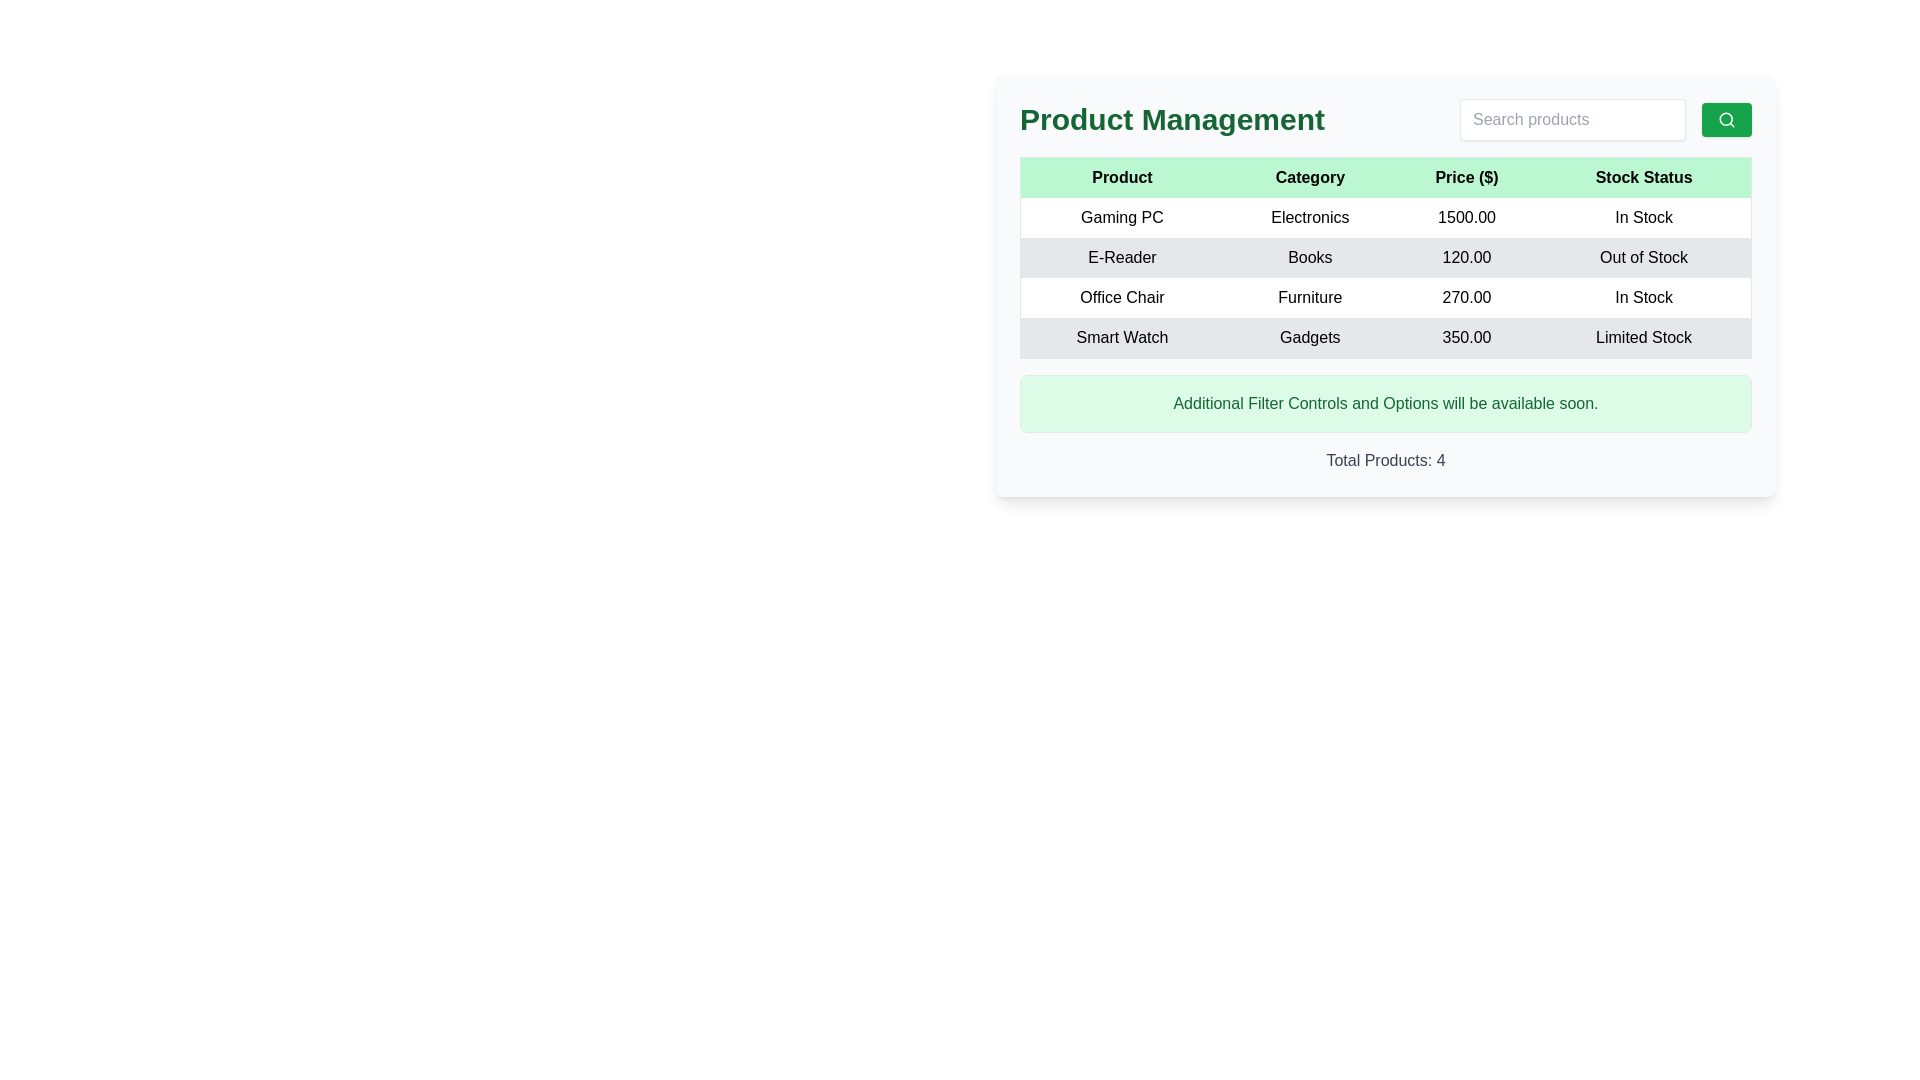 The width and height of the screenshot is (1920, 1080). What do you see at coordinates (1122, 218) in the screenshot?
I see `the text label reading 'Gaming PC' located in the first row of the table under the 'Product' header` at bounding box center [1122, 218].